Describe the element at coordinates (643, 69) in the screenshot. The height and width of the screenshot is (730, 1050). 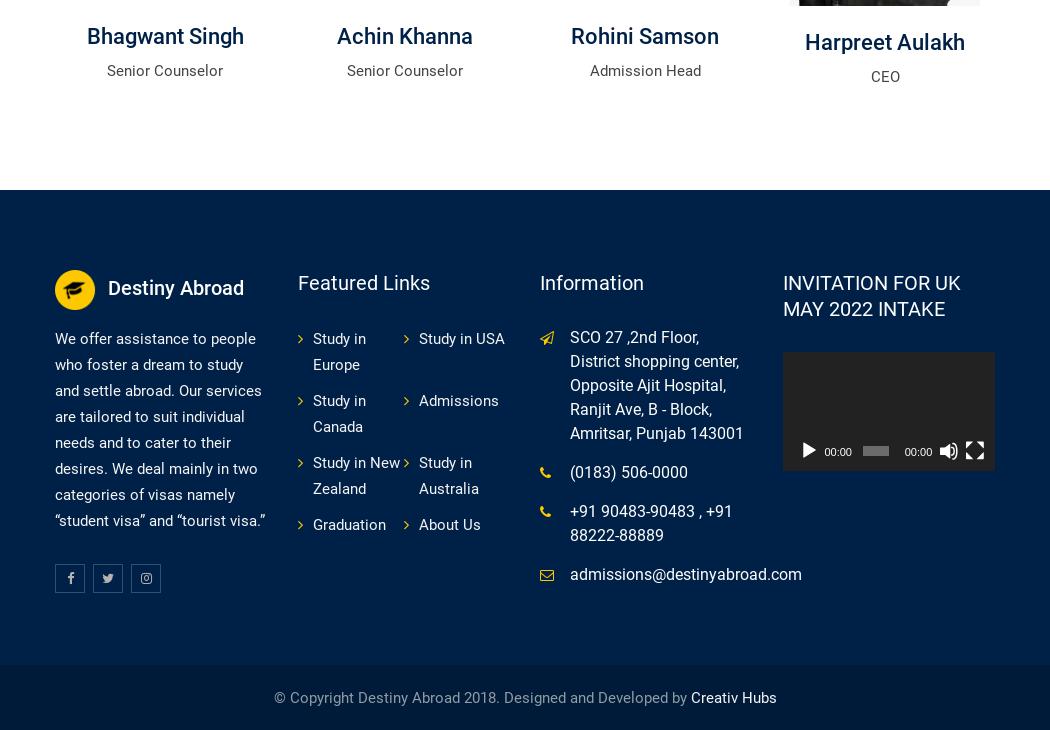
I see `'Admission Head'` at that location.